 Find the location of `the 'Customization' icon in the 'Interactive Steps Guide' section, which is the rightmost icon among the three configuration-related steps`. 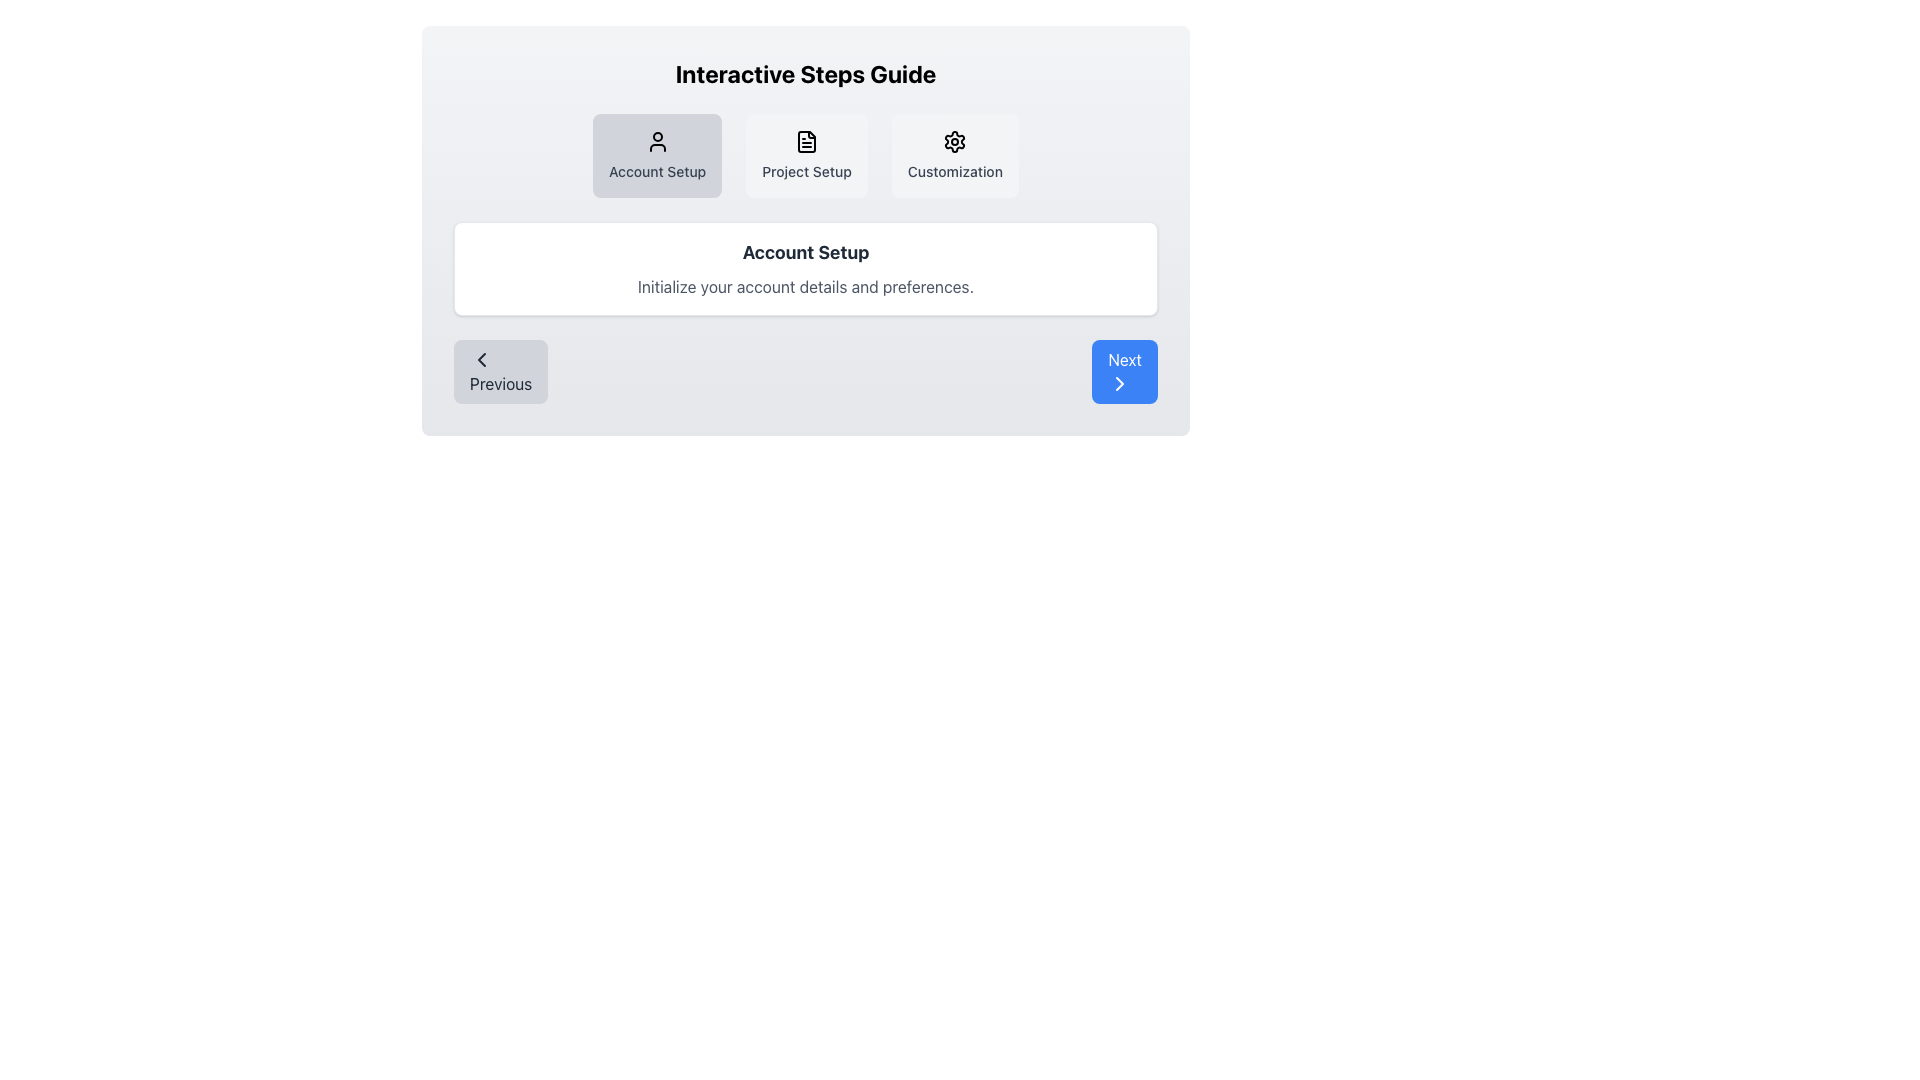

the 'Customization' icon in the 'Interactive Steps Guide' section, which is the rightmost icon among the three configuration-related steps is located at coordinates (954, 141).